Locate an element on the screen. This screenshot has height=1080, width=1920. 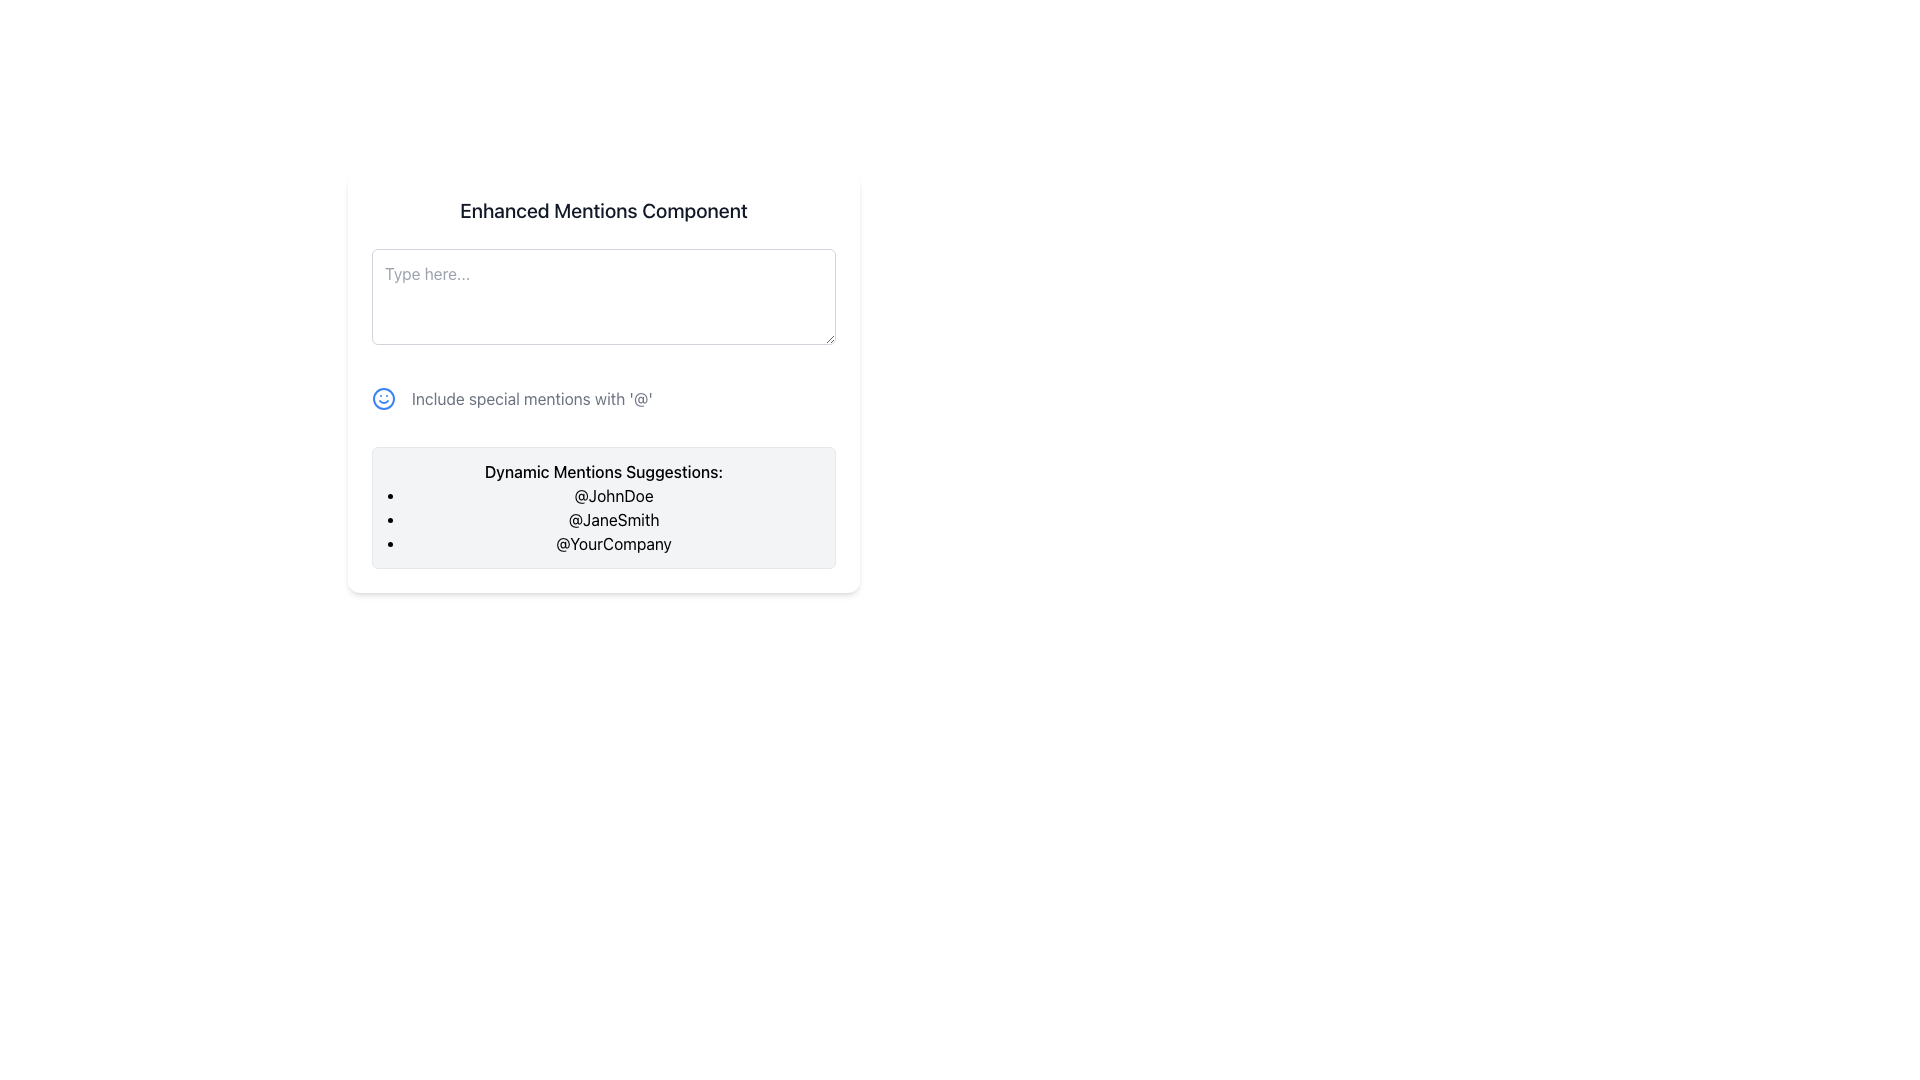
the mention suggestion from the dynamic list displayed under 'Dynamic Mentions Suggestions:' is located at coordinates (613, 519).